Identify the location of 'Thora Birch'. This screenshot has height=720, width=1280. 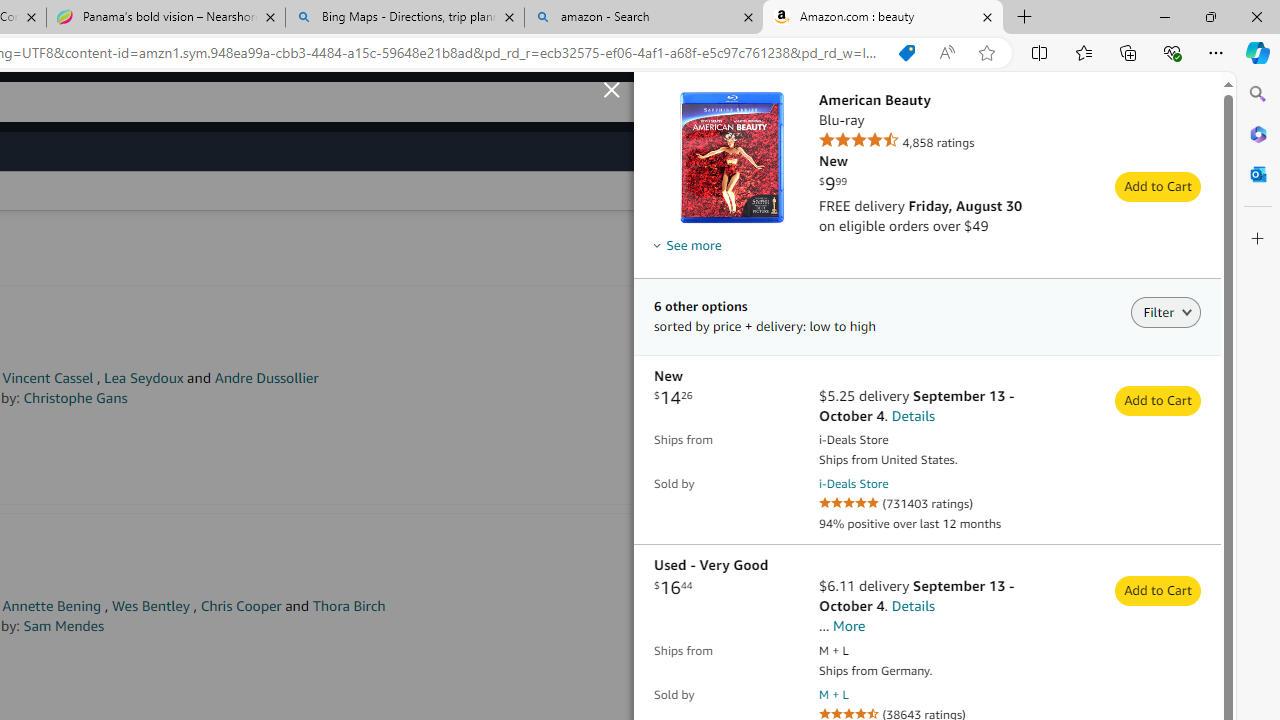
(349, 605).